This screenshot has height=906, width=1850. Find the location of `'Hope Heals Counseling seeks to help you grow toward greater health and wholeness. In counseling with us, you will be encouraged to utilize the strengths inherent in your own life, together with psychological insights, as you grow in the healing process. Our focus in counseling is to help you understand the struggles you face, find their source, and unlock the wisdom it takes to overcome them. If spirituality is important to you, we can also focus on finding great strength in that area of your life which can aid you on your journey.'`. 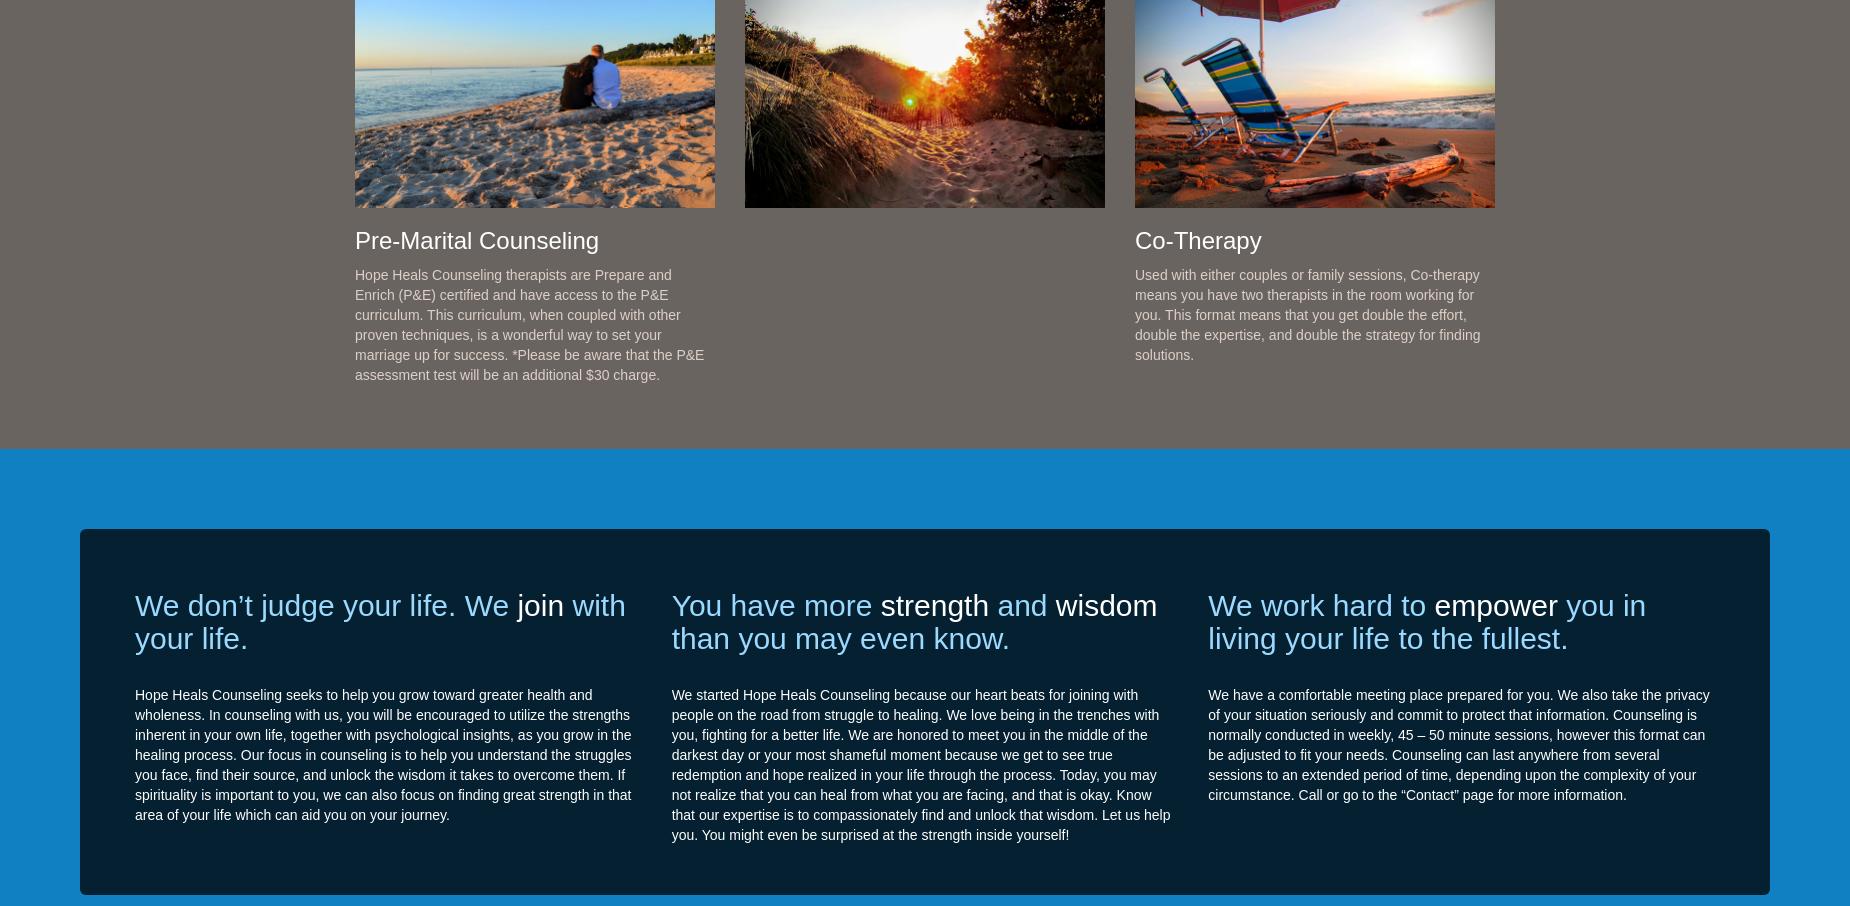

'Hope Heals Counseling seeks to help you grow toward greater health and wholeness. In counseling with us, you will be encouraged to utilize the strengths inherent in your own life, together with psychological insights, as you grow in the healing process. Our focus in counseling is to help you understand the struggles you face, find their source, and unlock the wisdom it takes to overcome them. If spirituality is important to you, we can also focus on finding great strength in that area of your life which can aid you on your journey.' is located at coordinates (381, 752).